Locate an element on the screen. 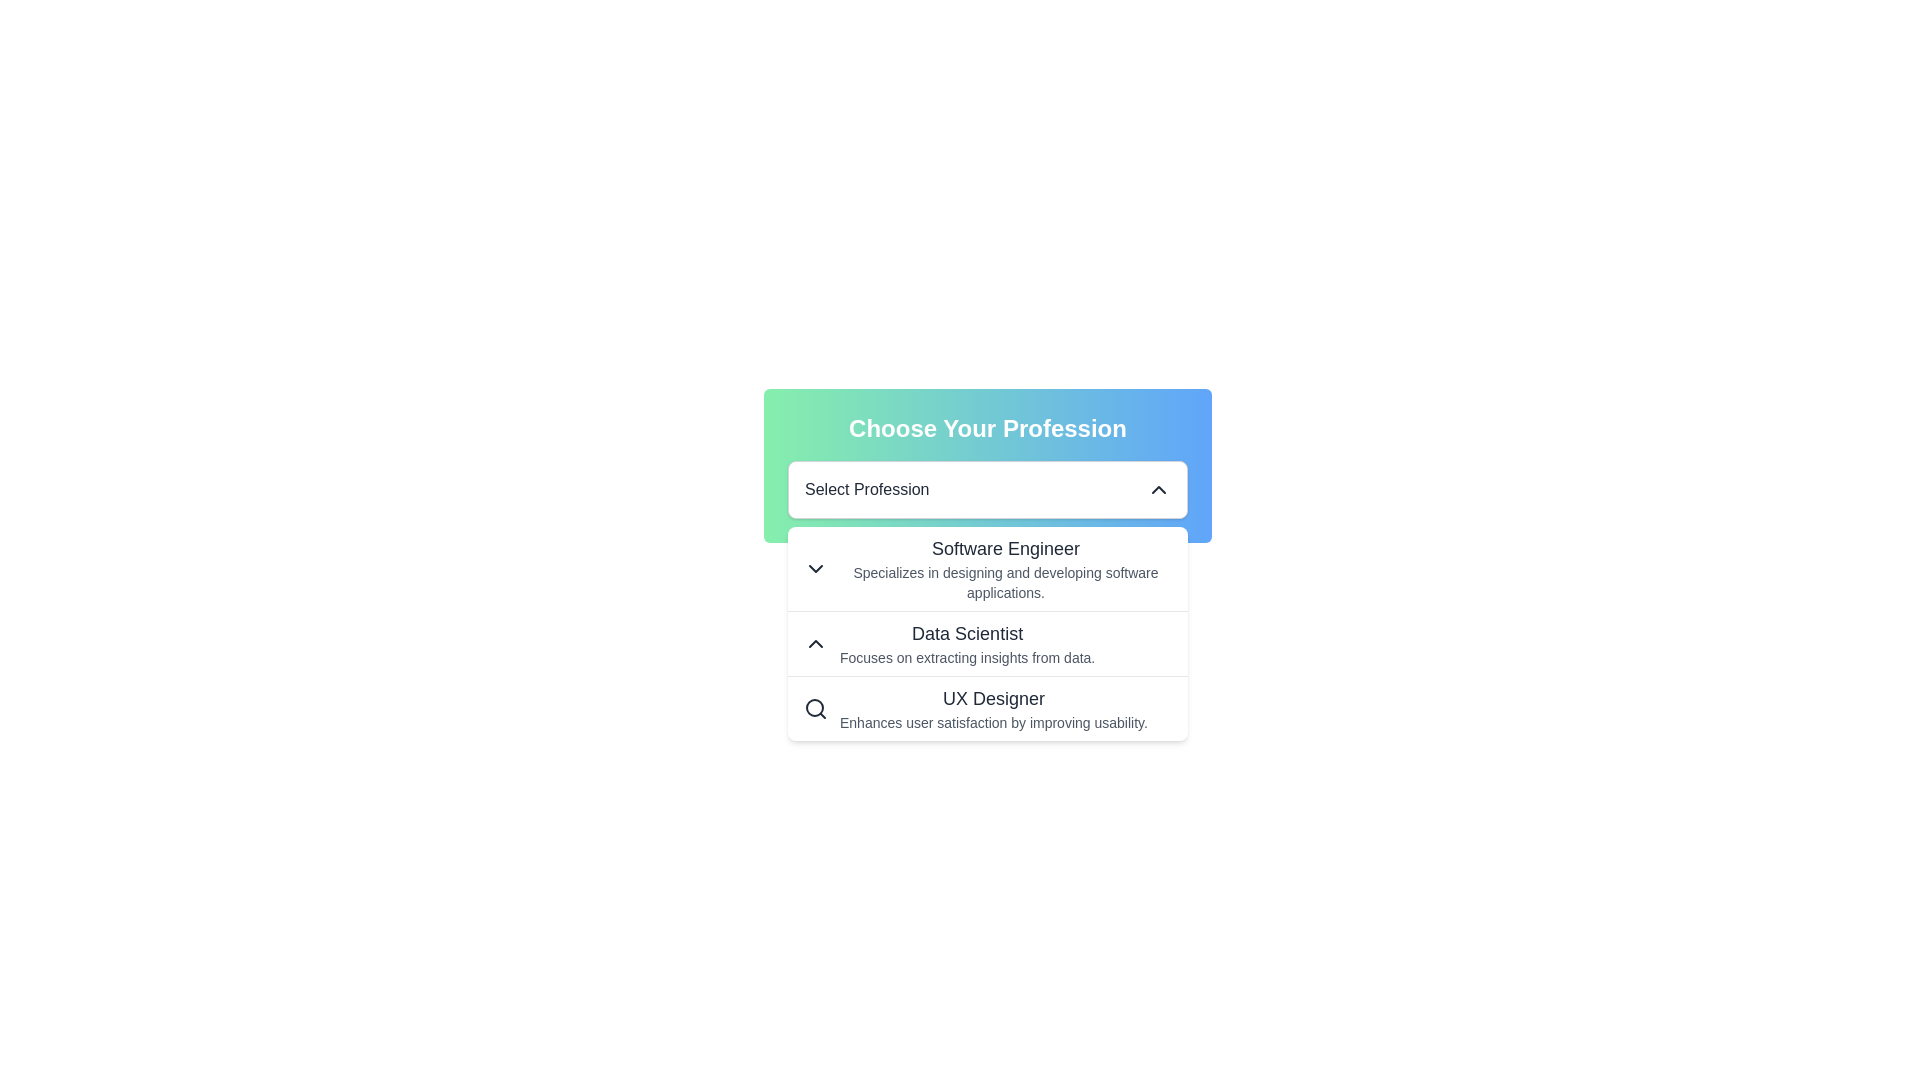 This screenshot has height=1080, width=1920. the placeholder text label in the dropdown menu is located at coordinates (867, 489).